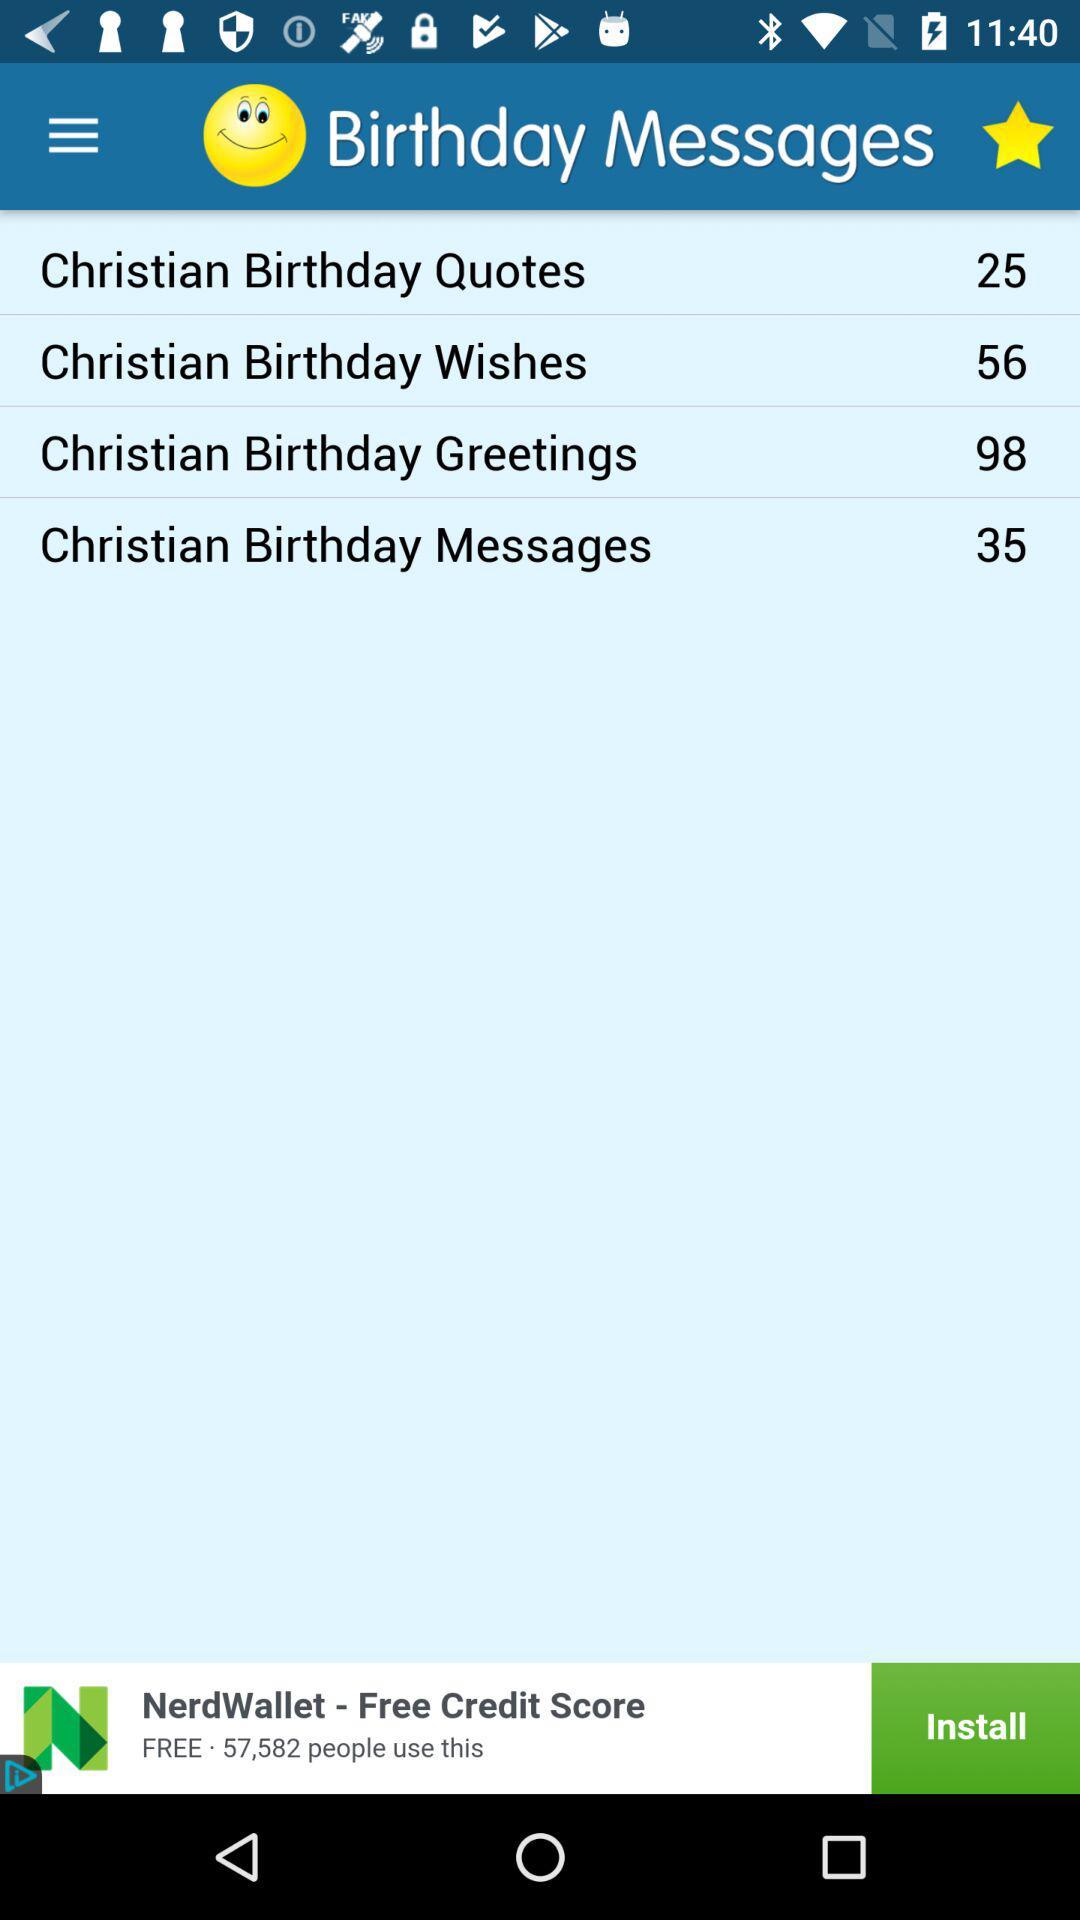 This screenshot has width=1080, height=1920. What do you see at coordinates (540, 1727) in the screenshot?
I see `click install nerdwallet` at bounding box center [540, 1727].